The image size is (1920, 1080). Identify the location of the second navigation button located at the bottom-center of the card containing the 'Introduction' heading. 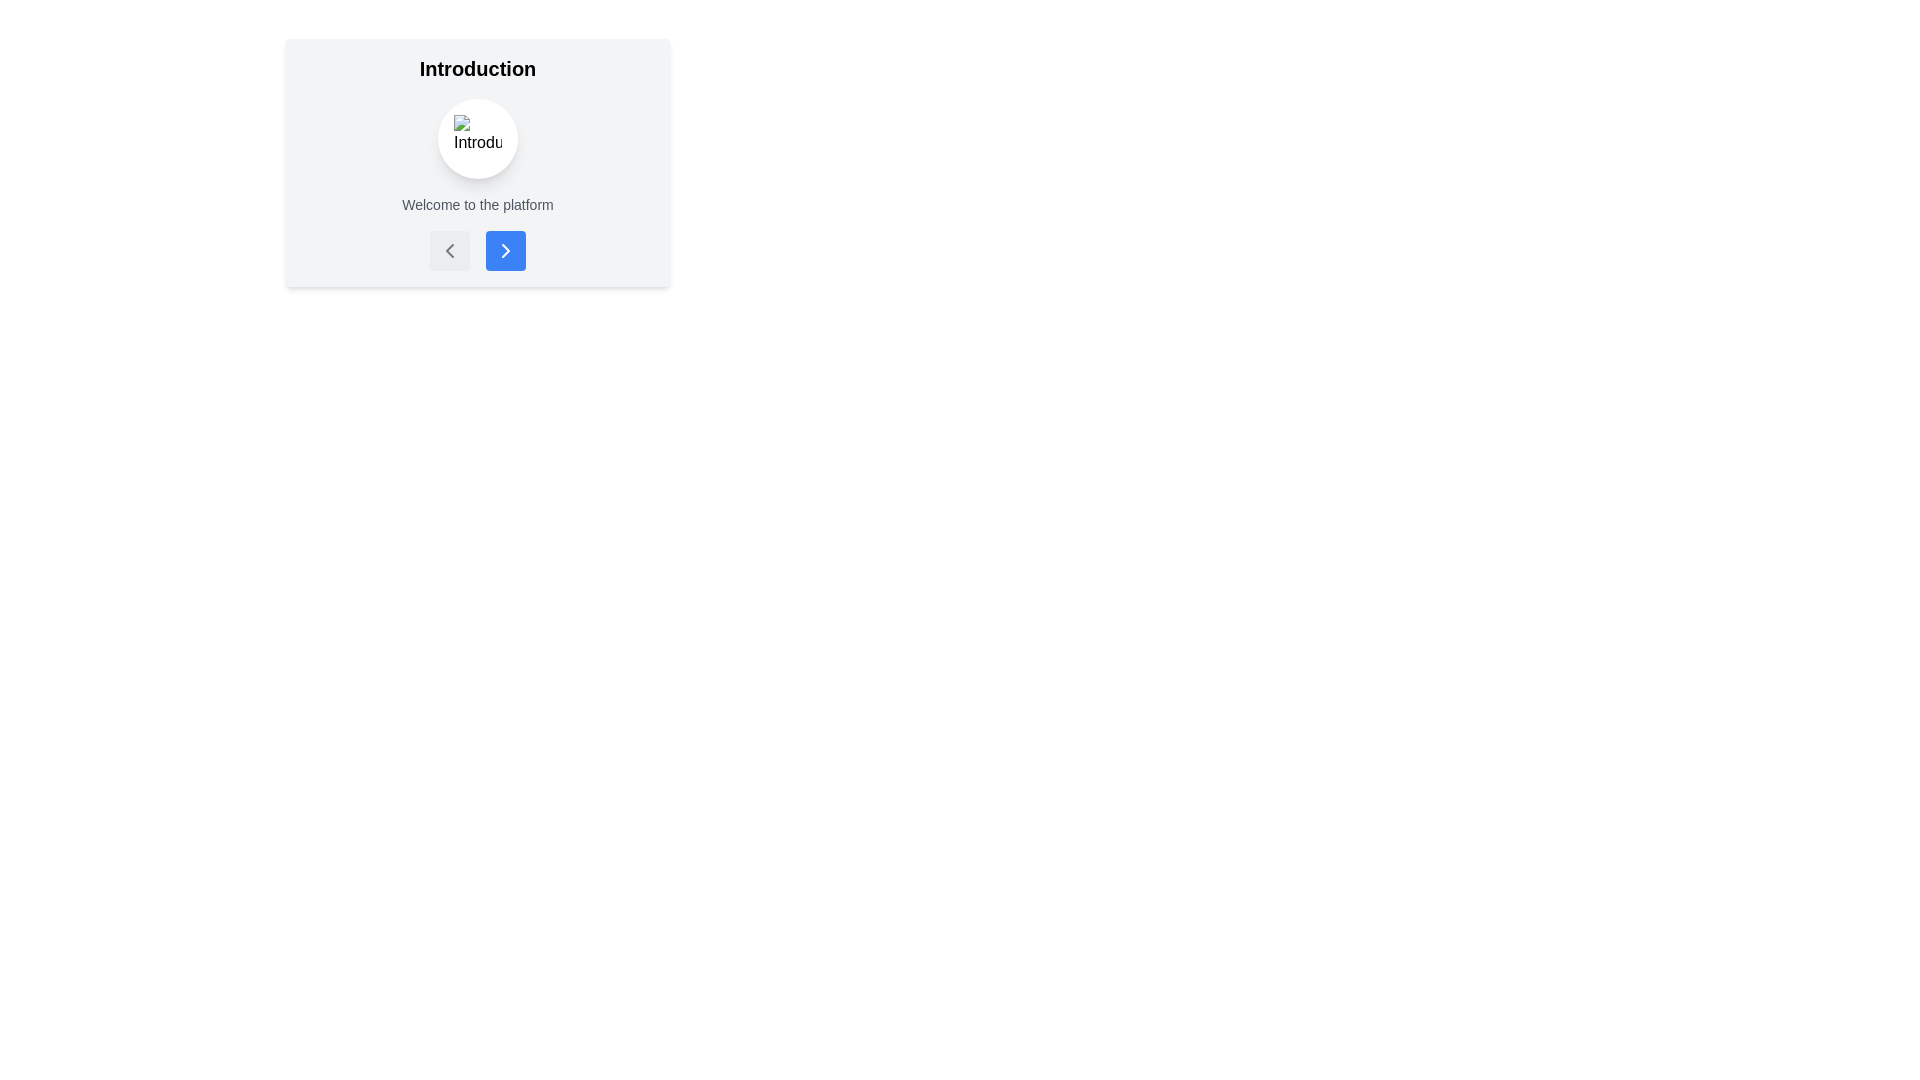
(505, 249).